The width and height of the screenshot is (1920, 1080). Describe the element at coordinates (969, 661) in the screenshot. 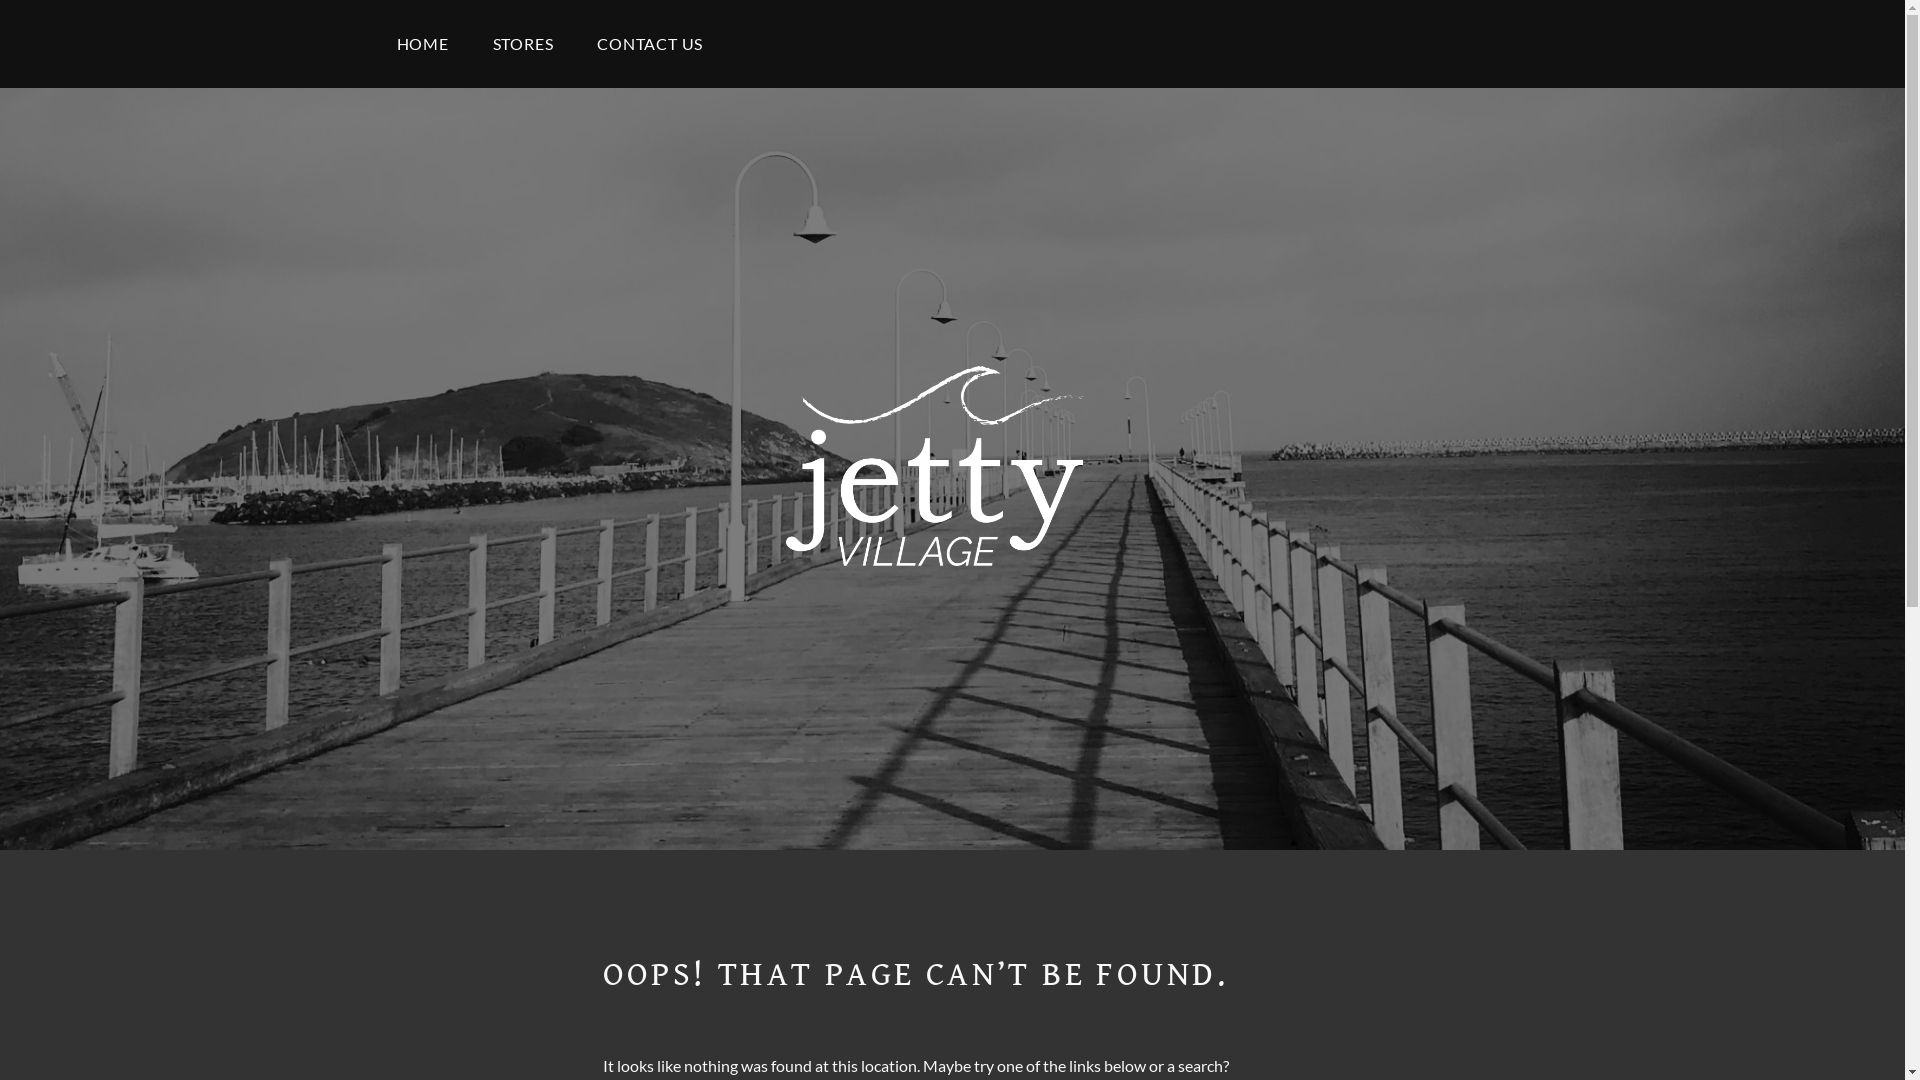

I see `'JETTY VILLAGE'` at that location.